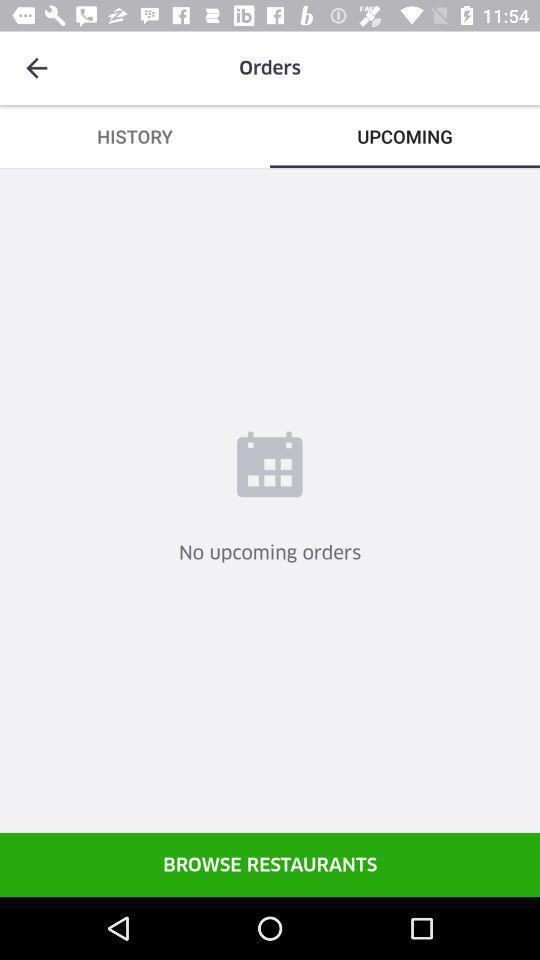  What do you see at coordinates (270, 863) in the screenshot?
I see `the item below no upcoming orders` at bounding box center [270, 863].